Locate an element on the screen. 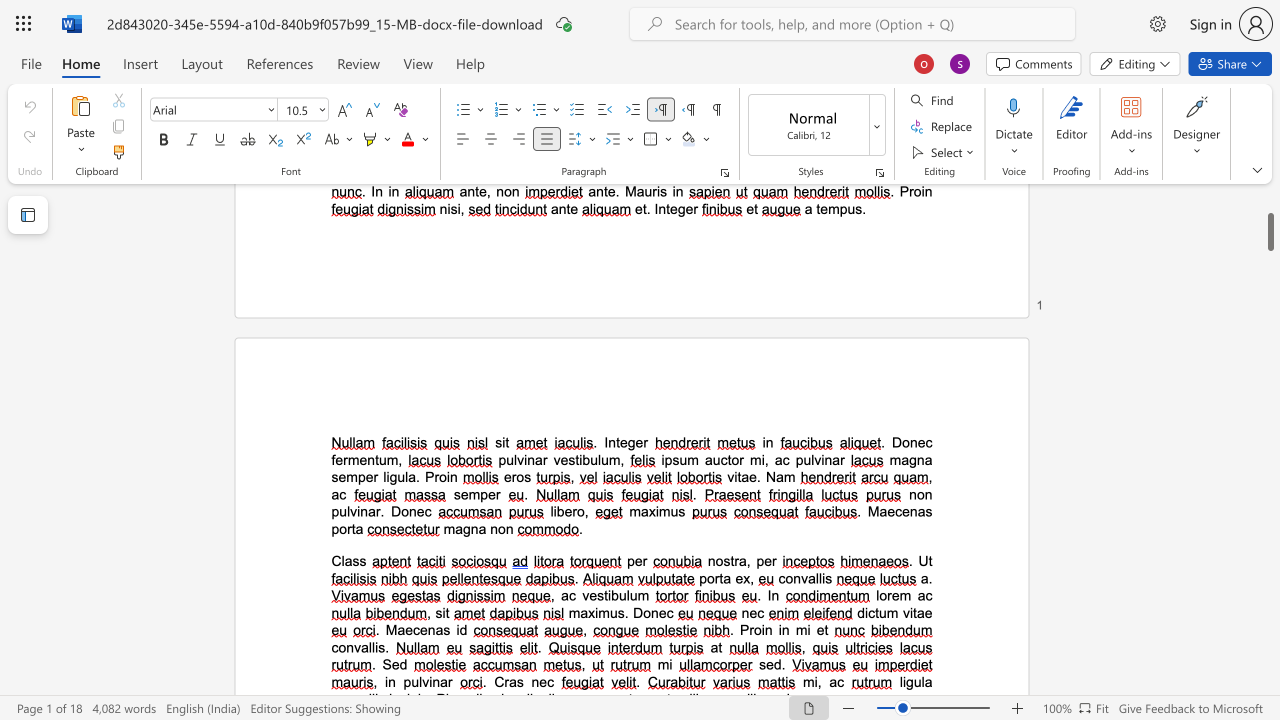 The image size is (1280, 720). the space between the continuous character "s" and "." in the text is located at coordinates (384, 647).